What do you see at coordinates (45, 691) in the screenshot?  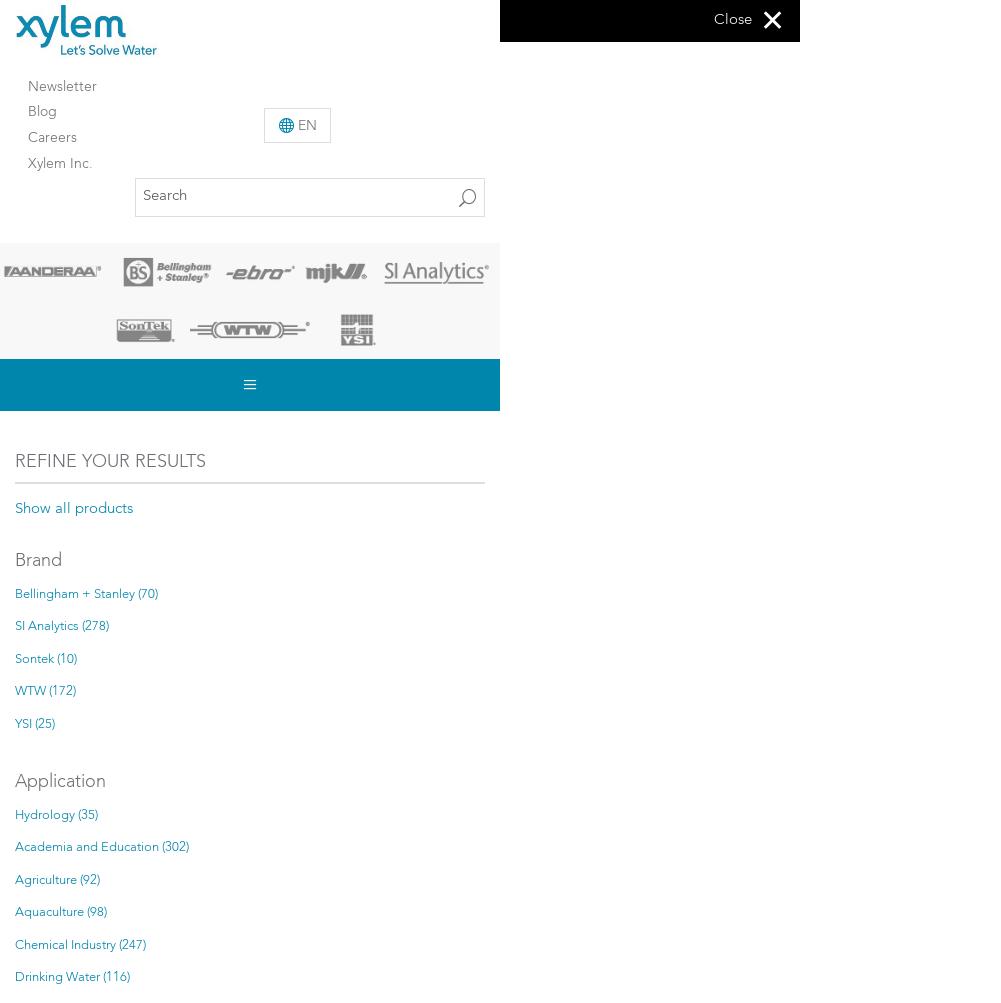 I see `'WTW (172)'` at bounding box center [45, 691].